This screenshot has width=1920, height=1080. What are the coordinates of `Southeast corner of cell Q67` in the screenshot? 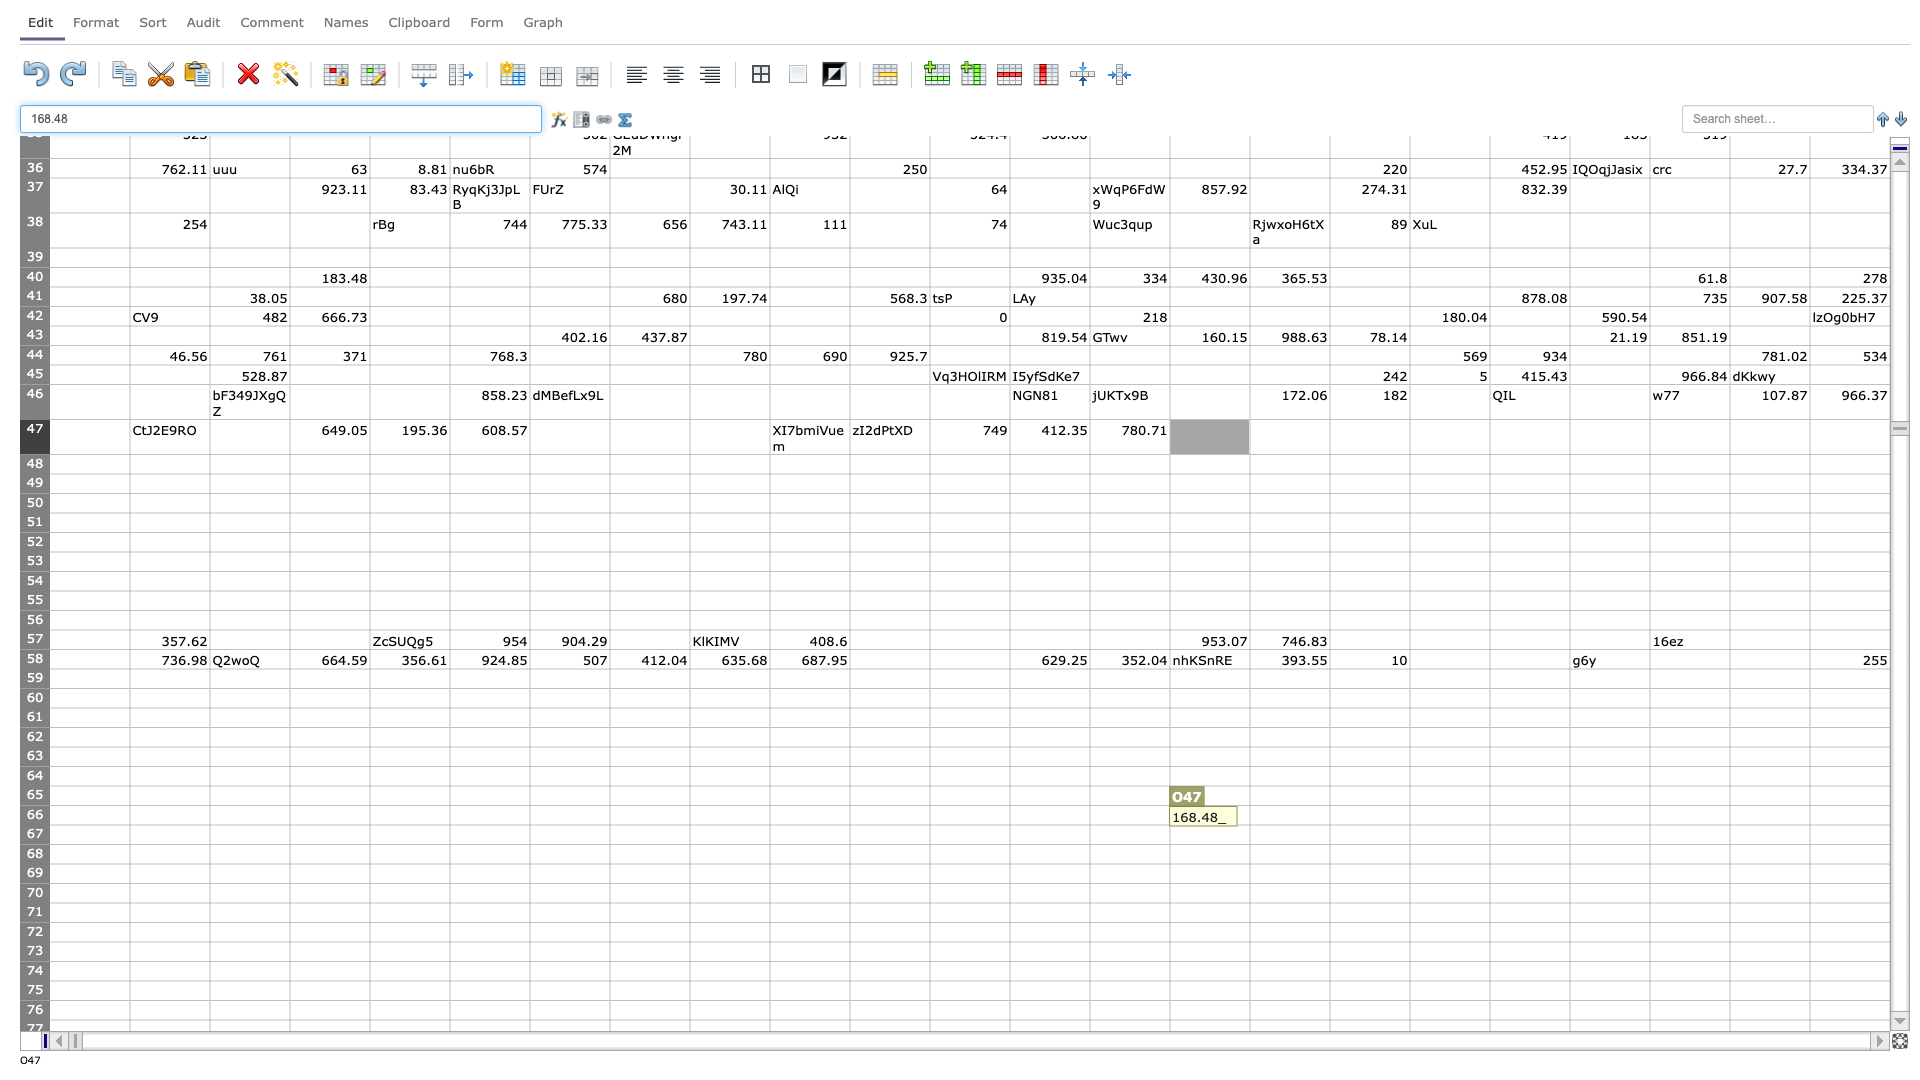 It's located at (1409, 844).